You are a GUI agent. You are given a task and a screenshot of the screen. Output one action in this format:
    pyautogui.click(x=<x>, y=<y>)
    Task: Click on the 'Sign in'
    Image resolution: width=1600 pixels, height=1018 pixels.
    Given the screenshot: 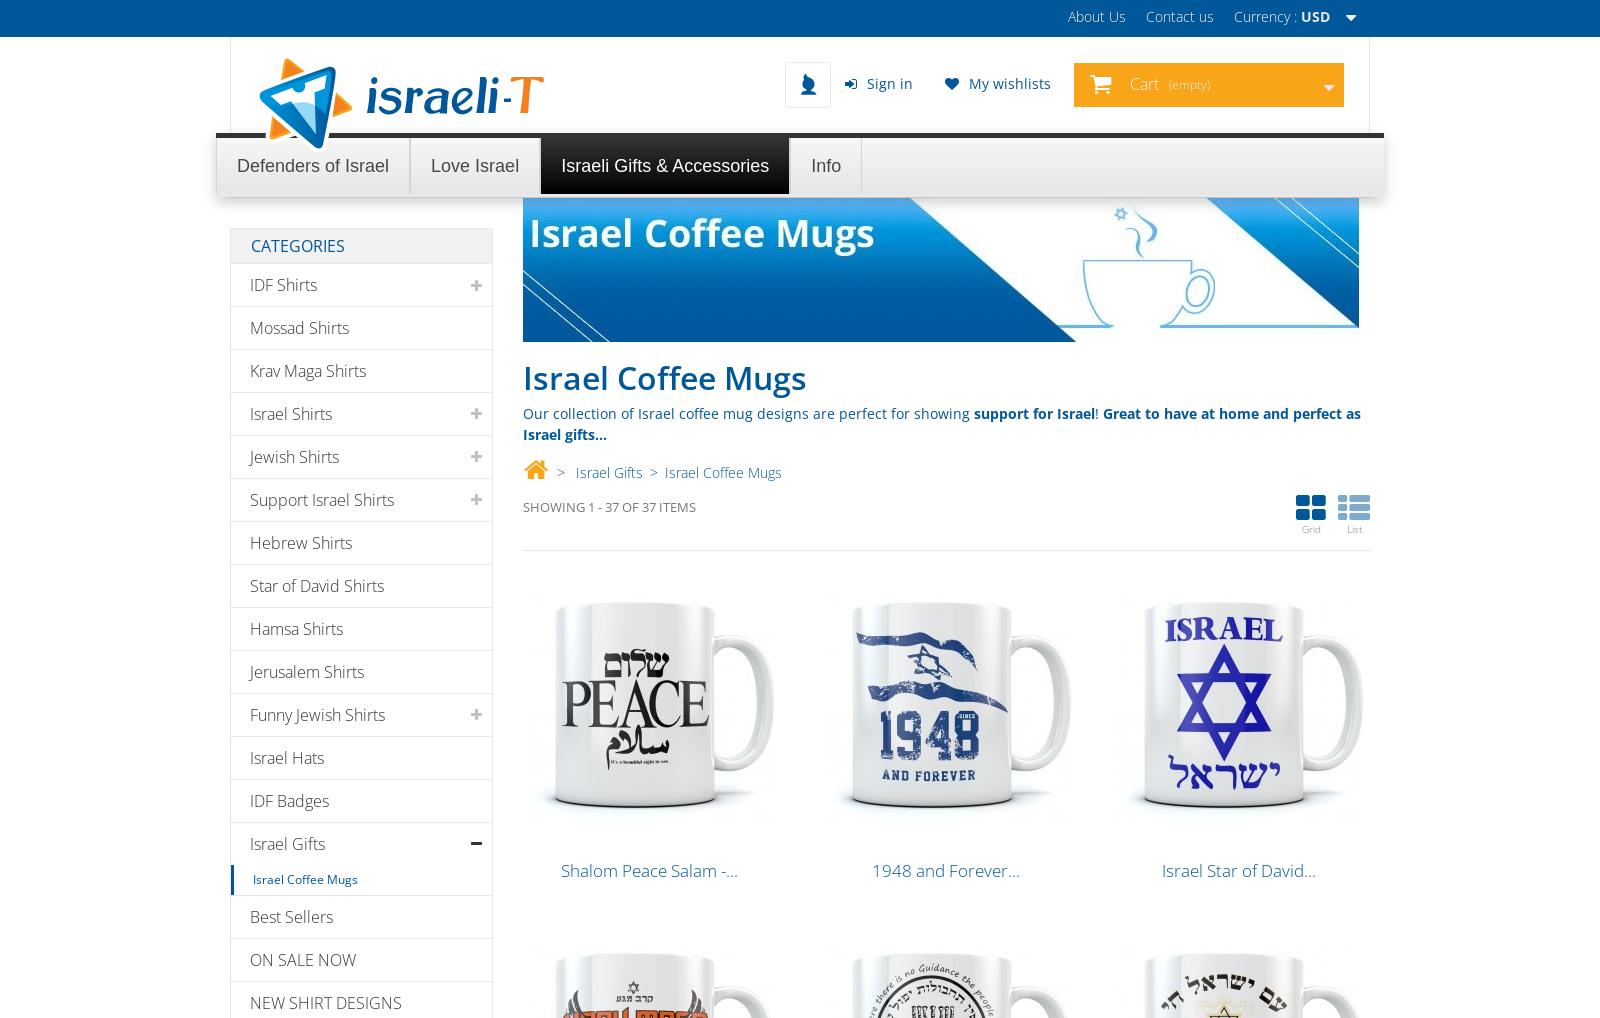 What is the action you would take?
    pyautogui.click(x=887, y=82)
    